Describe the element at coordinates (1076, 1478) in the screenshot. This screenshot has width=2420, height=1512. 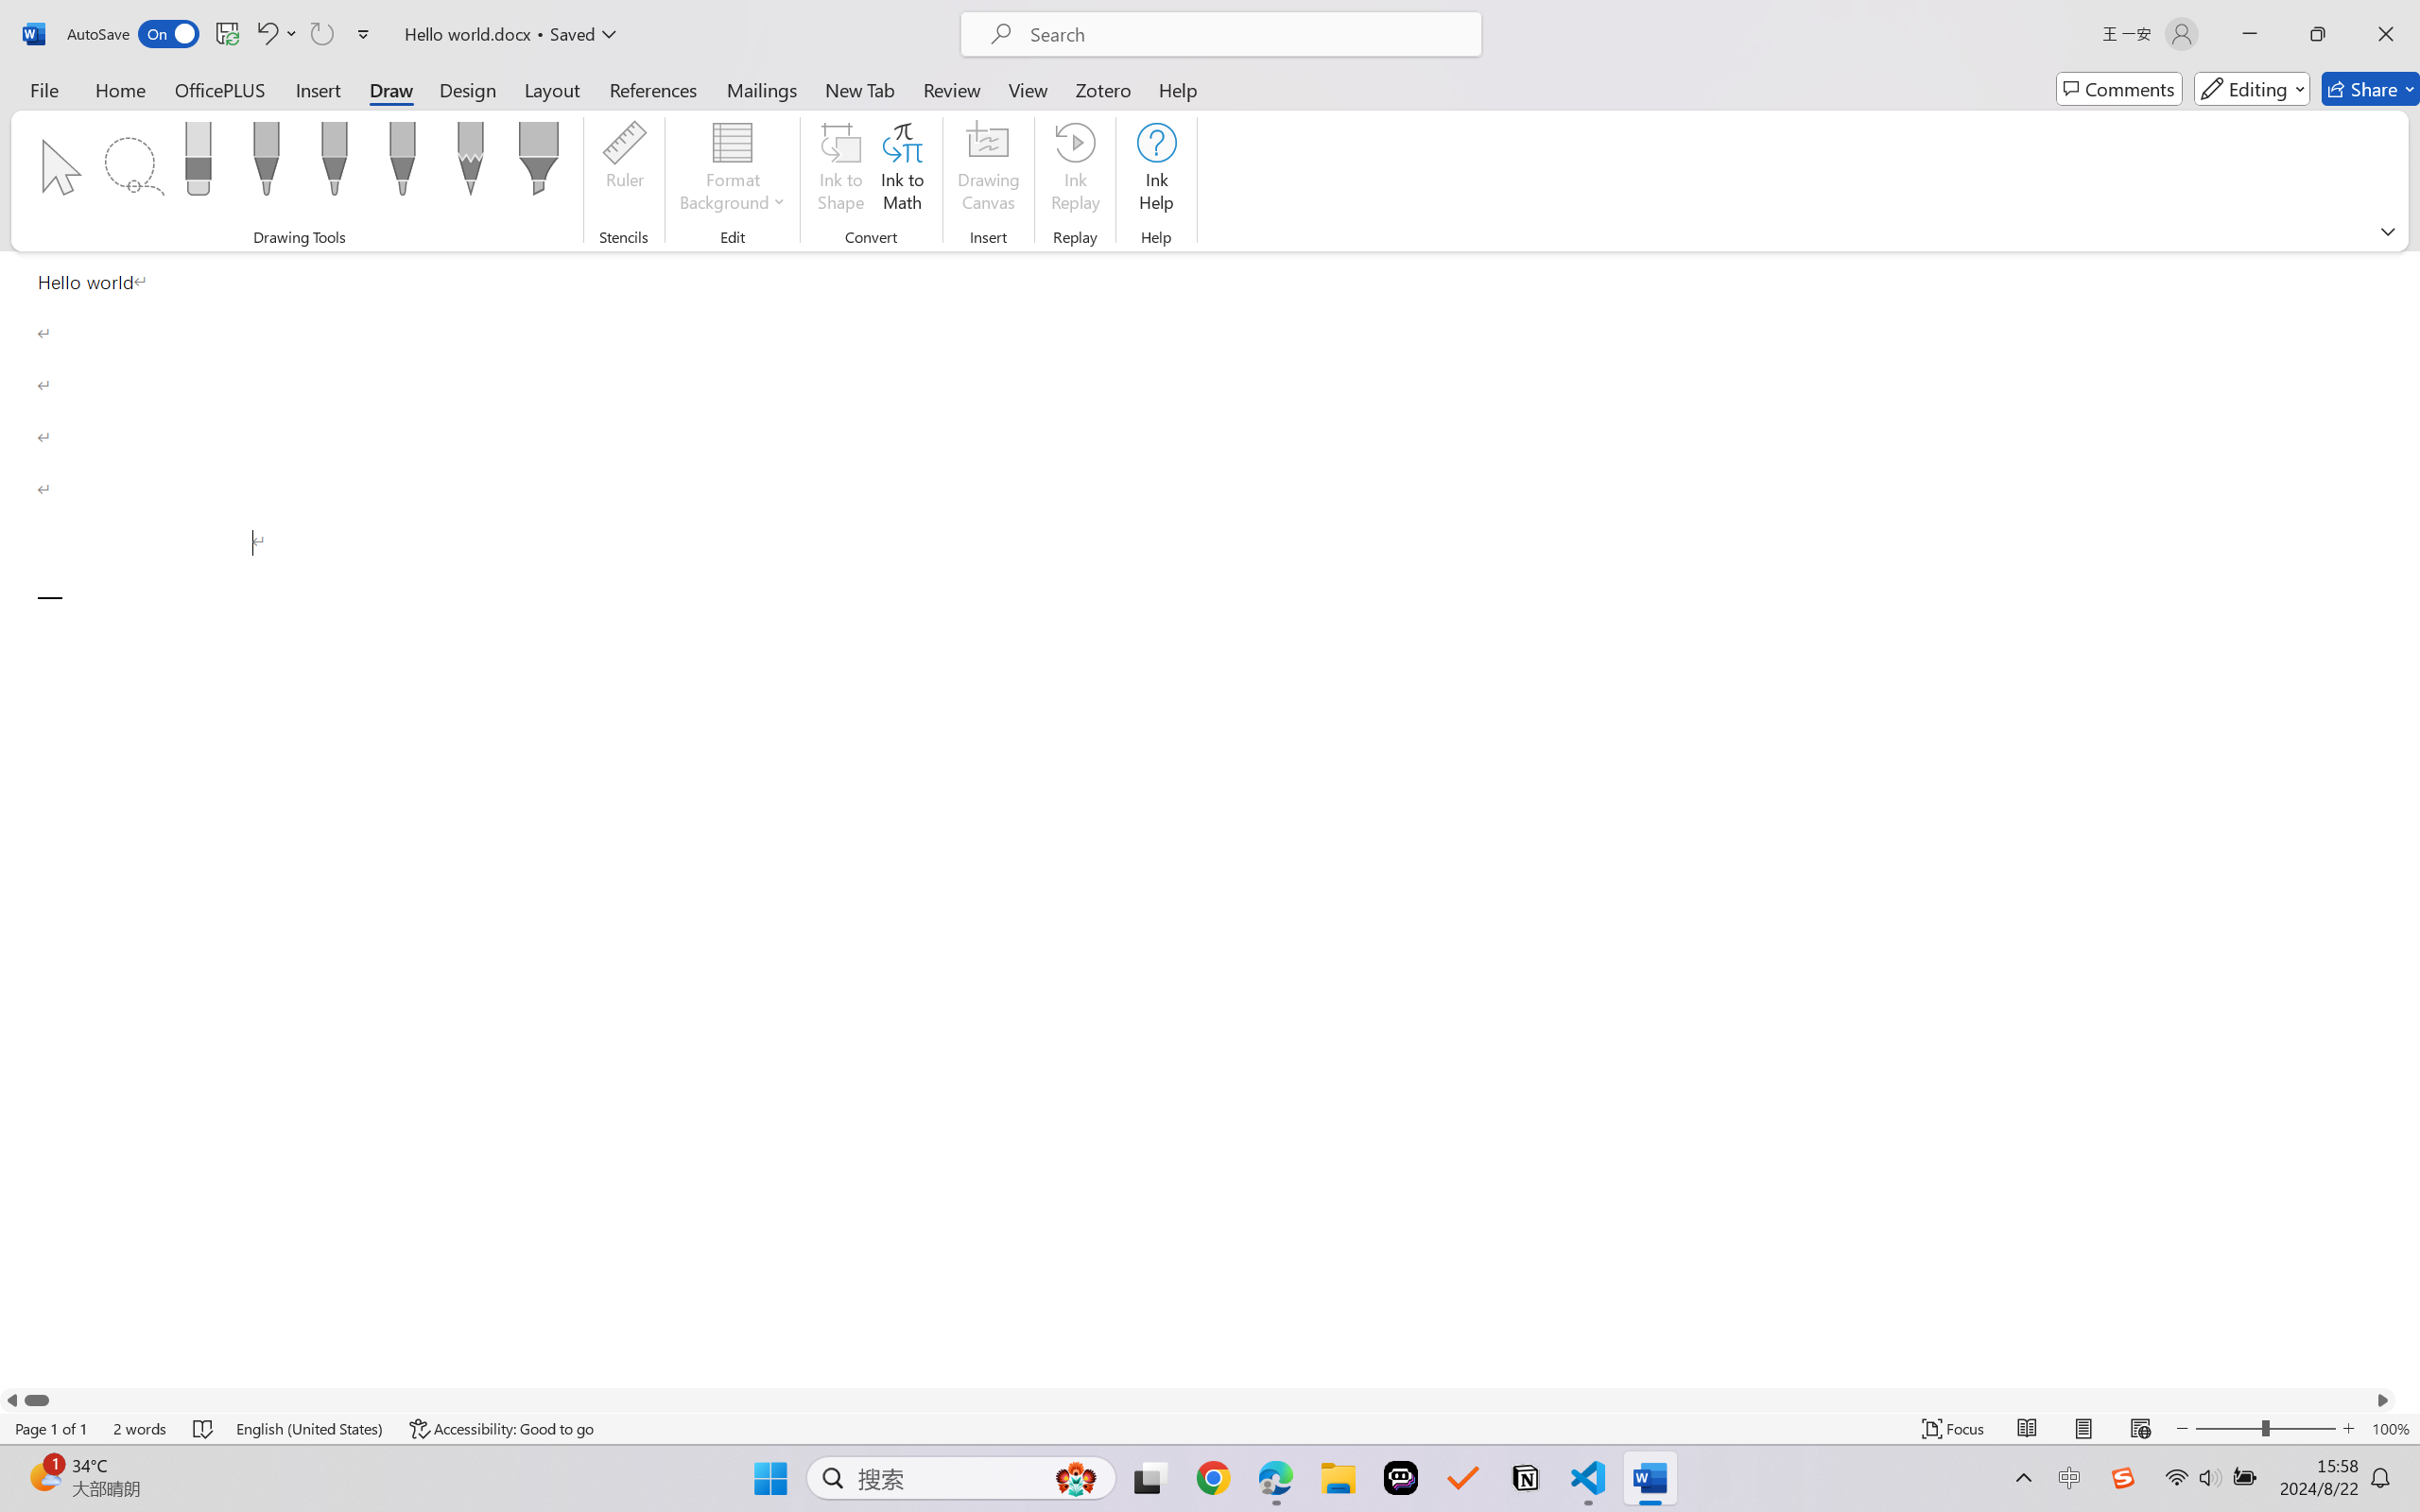
I see `'AutomationID: DynamicSearchBoxGleamImage'` at that location.